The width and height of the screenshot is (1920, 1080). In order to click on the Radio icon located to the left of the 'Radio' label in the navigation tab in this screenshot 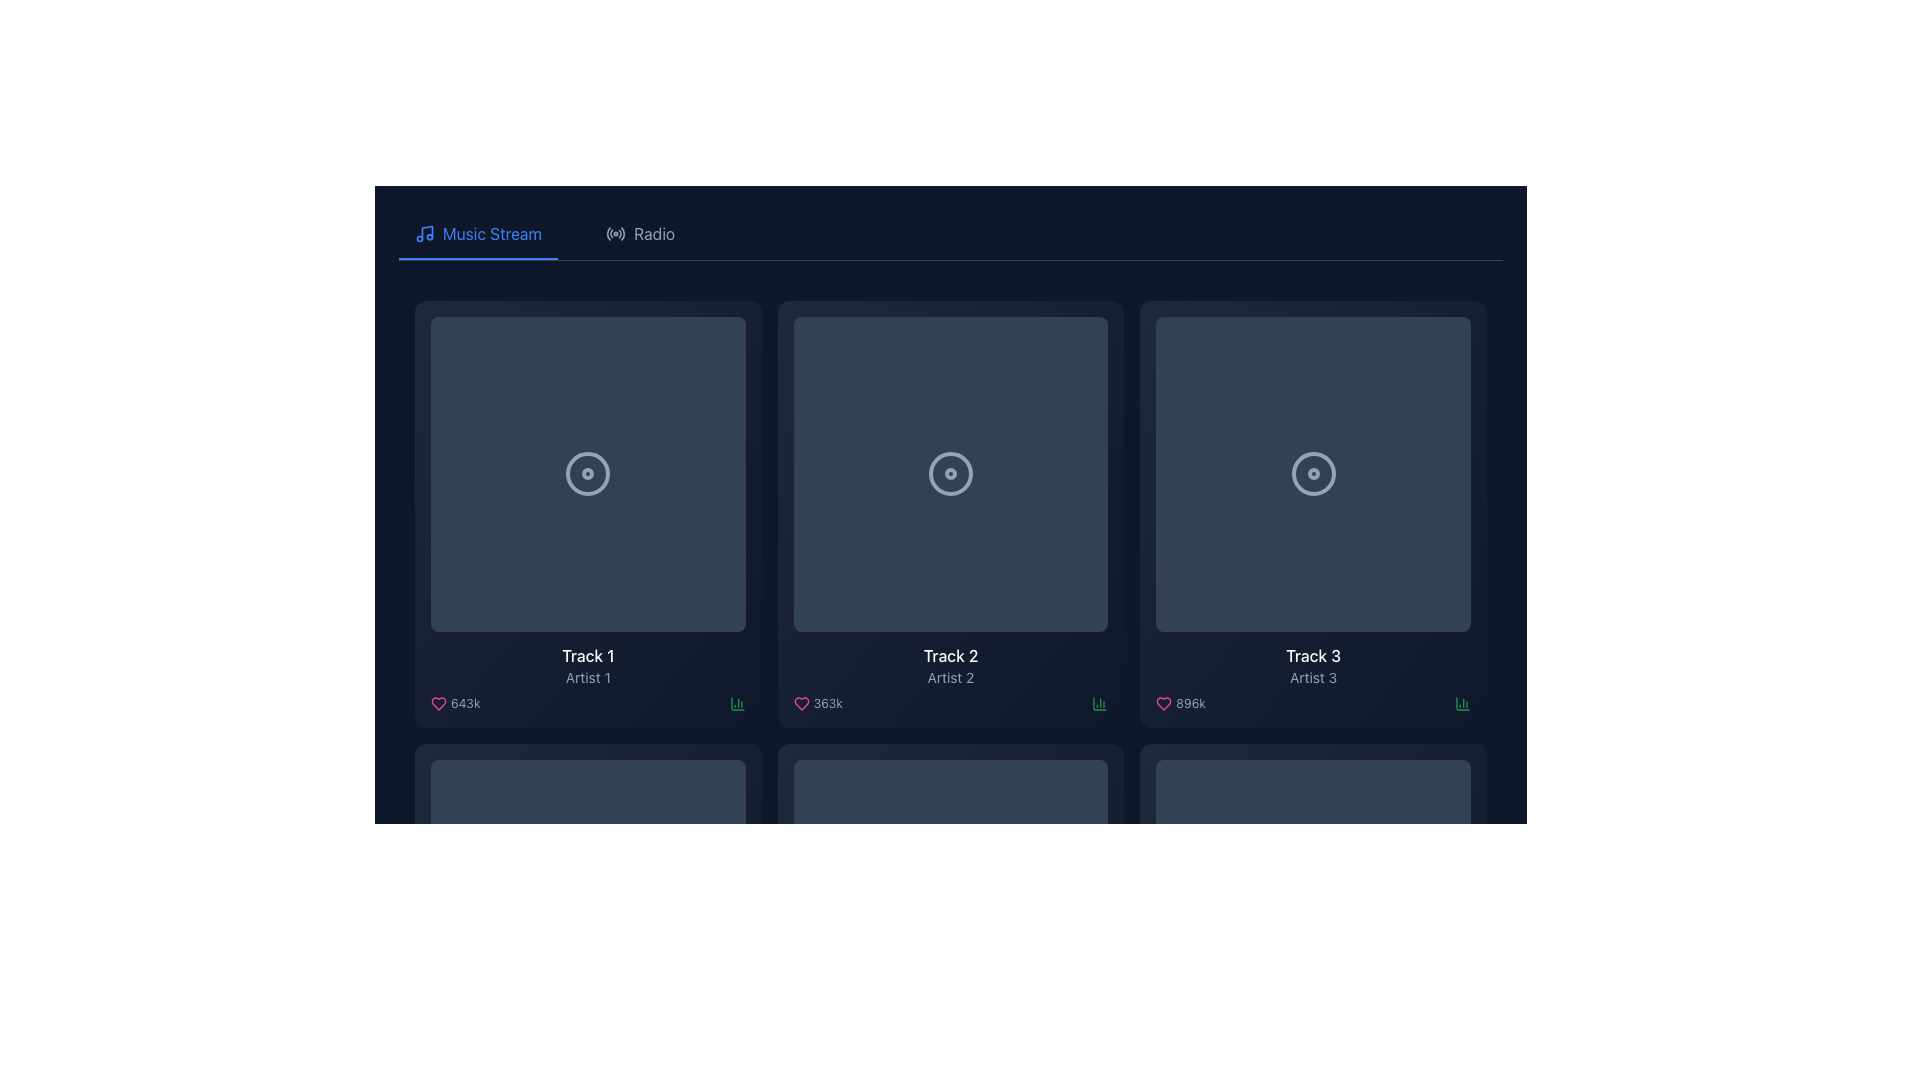, I will do `click(614, 233)`.